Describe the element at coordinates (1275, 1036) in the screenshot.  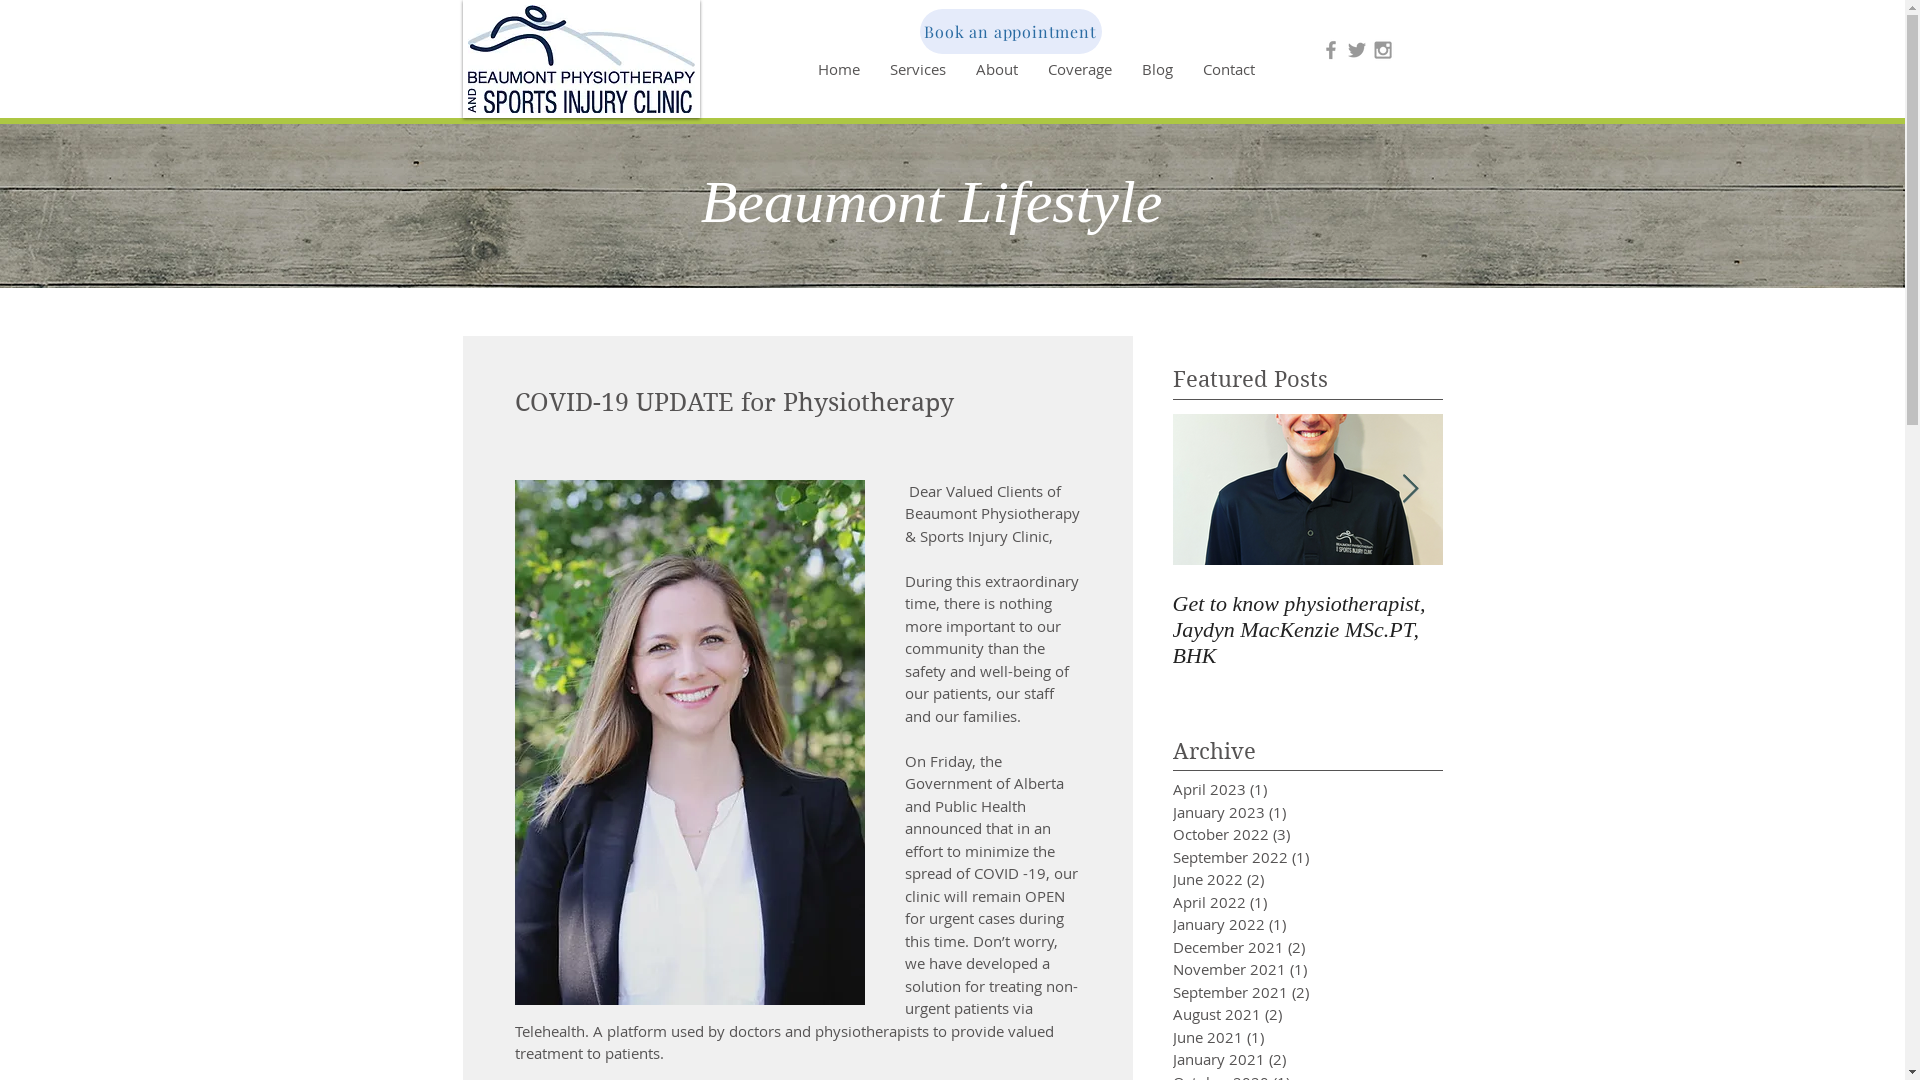
I see `'June 2021 (1)'` at that location.